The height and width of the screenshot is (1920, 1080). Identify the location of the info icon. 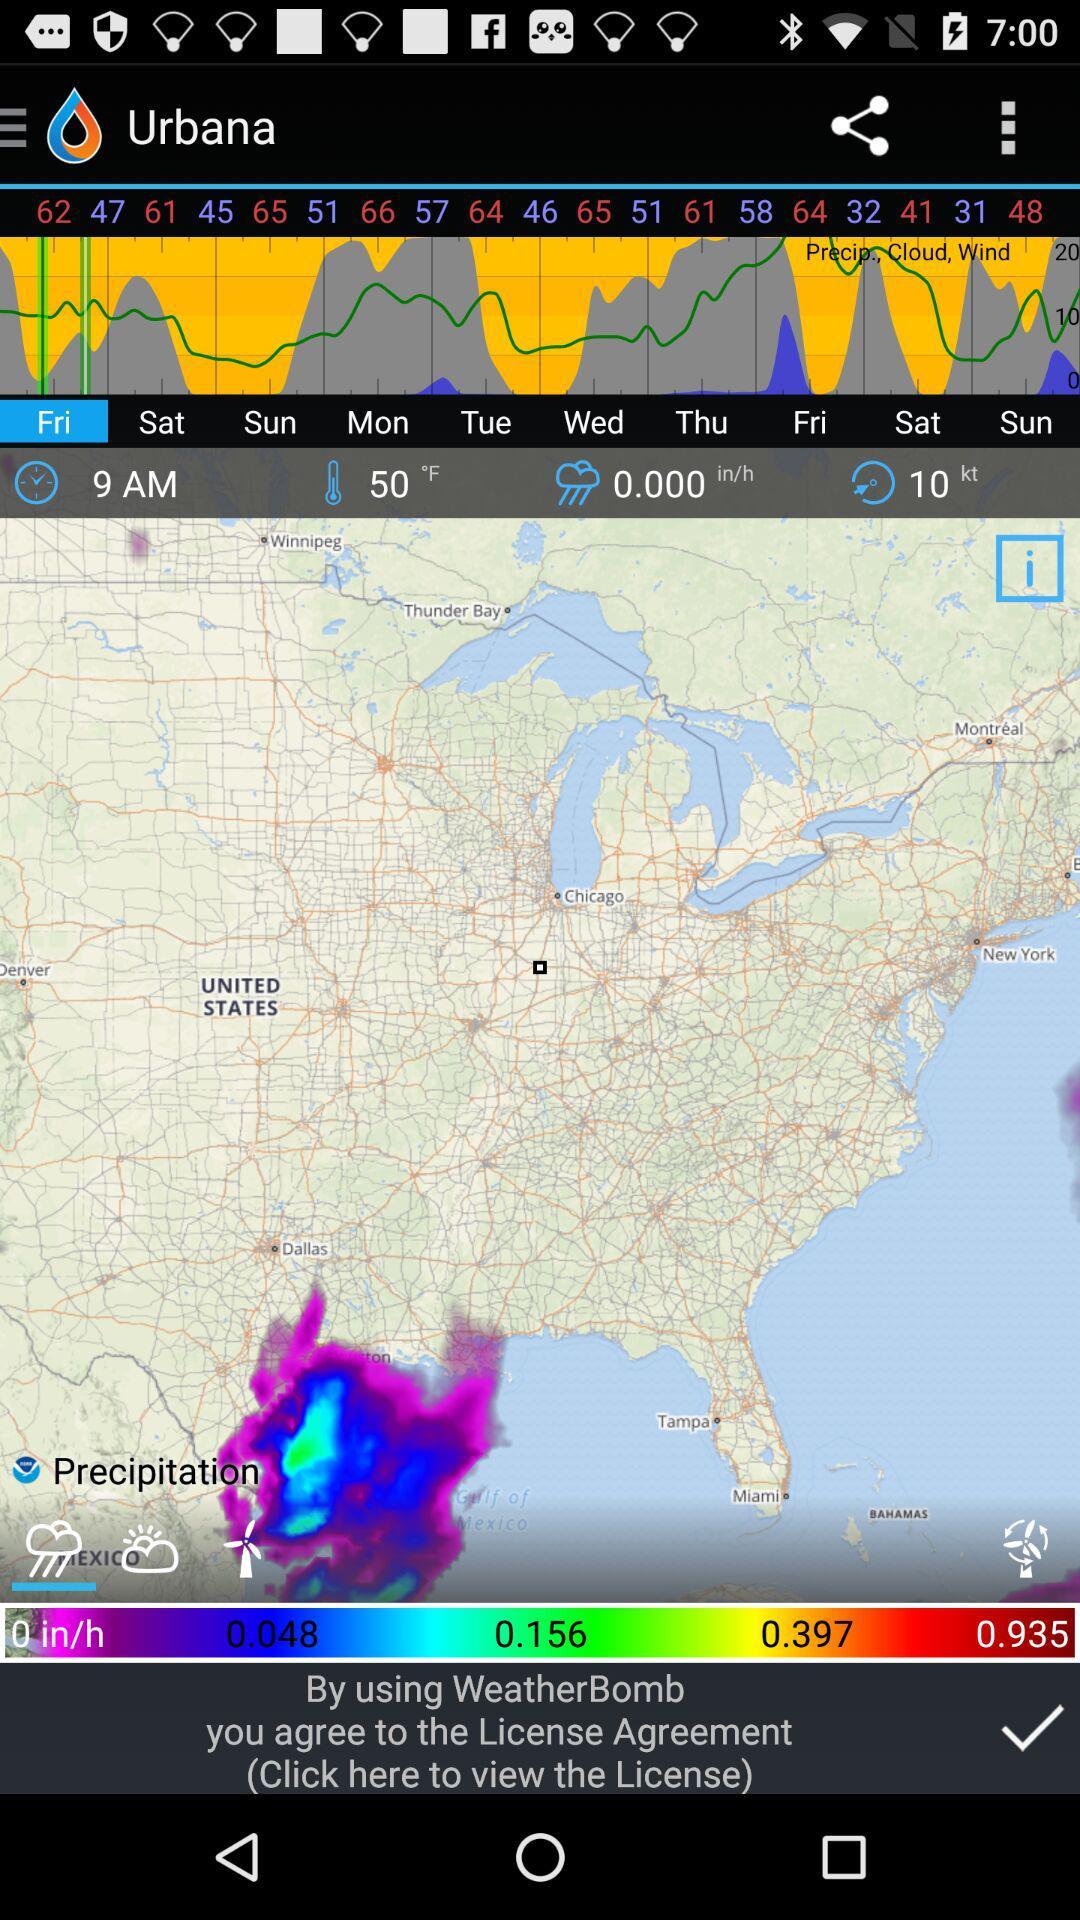
(1029, 607).